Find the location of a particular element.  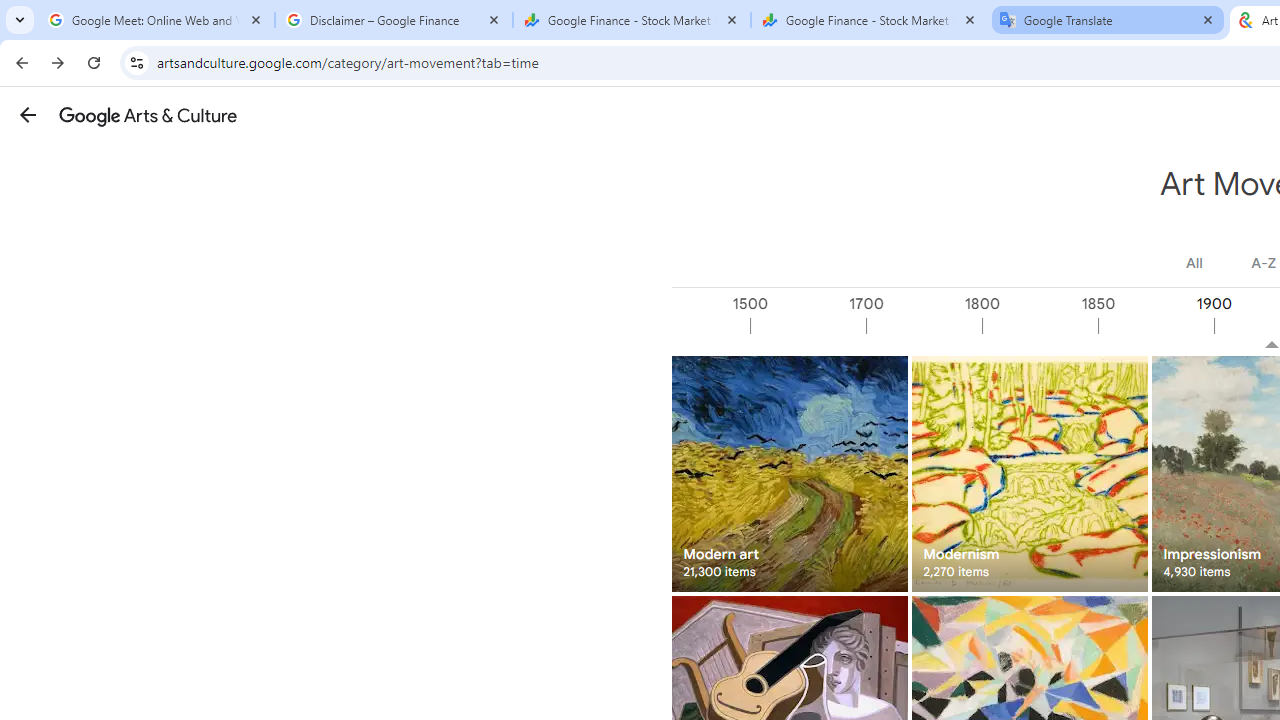

'Google Arts & Culture' is located at coordinates (147, 115).